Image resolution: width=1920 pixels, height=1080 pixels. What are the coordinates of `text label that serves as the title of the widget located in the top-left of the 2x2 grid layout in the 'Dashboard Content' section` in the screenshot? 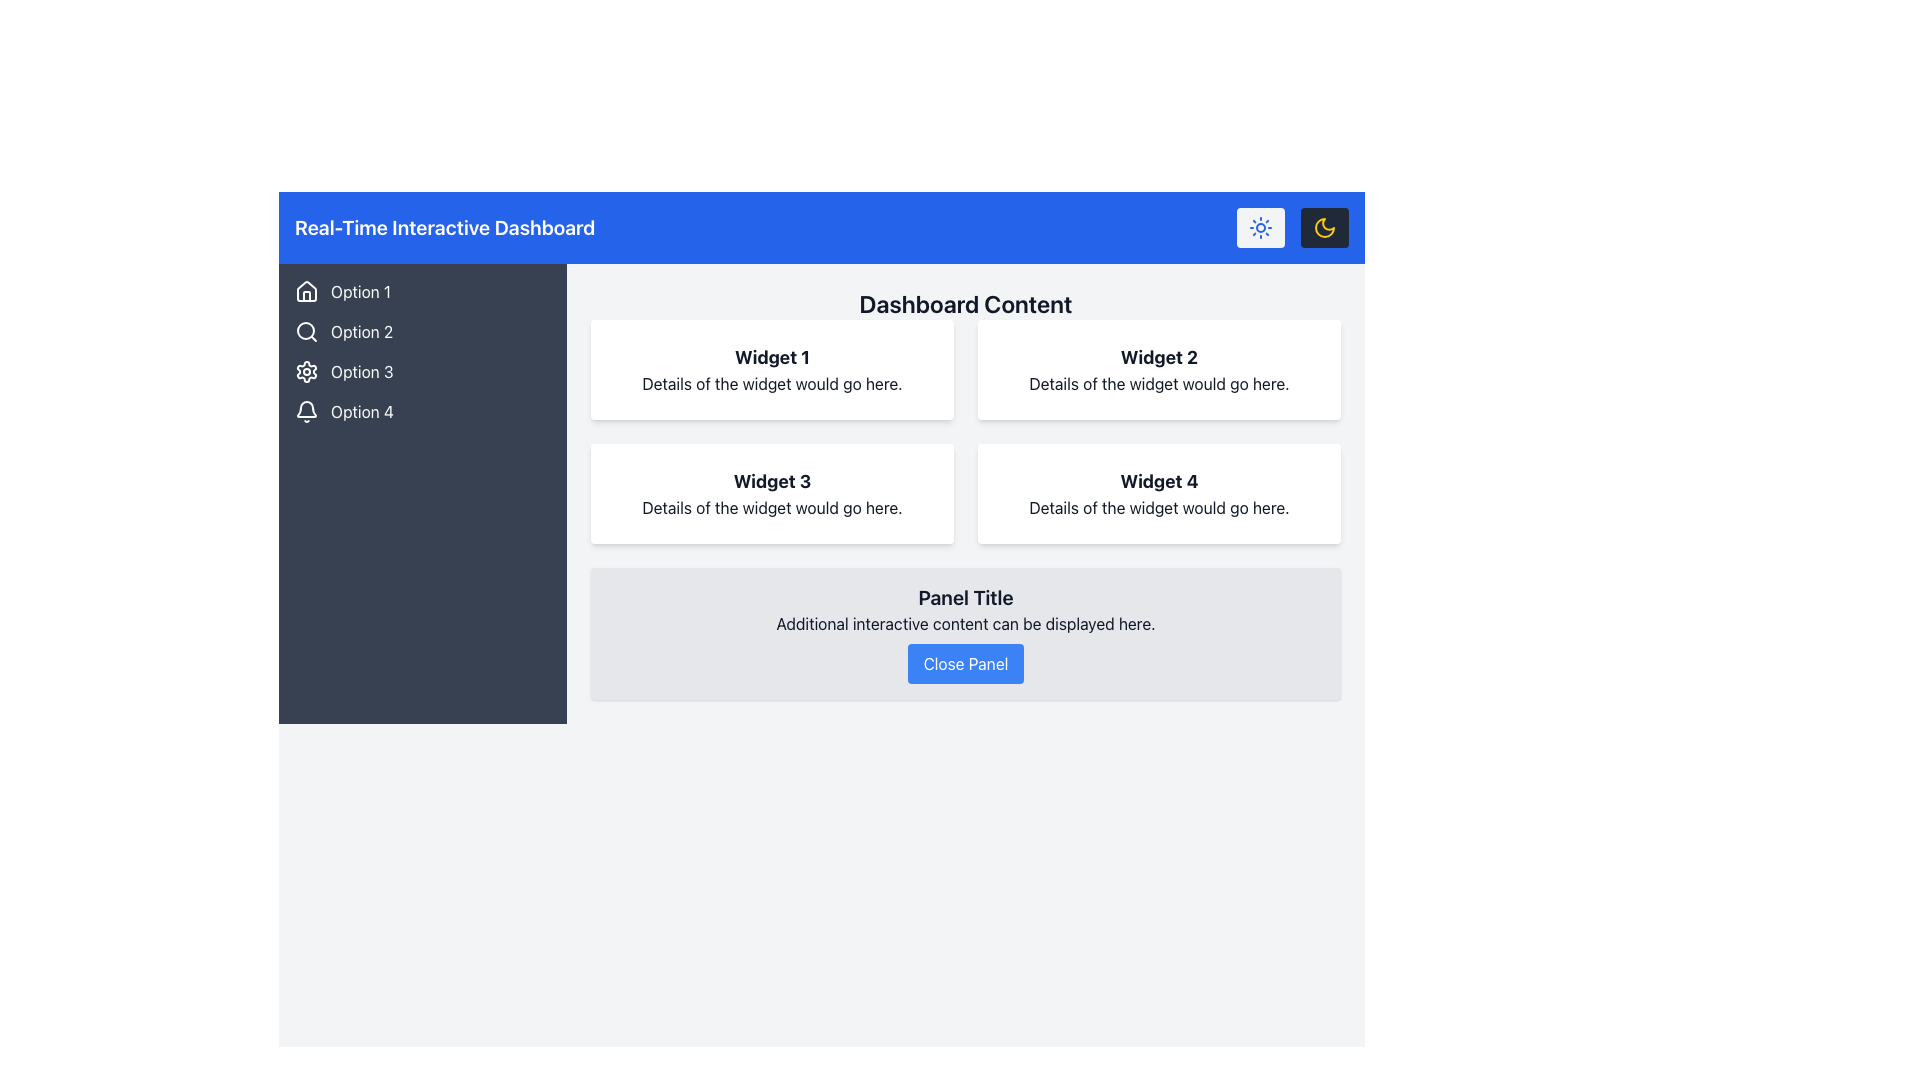 It's located at (771, 357).